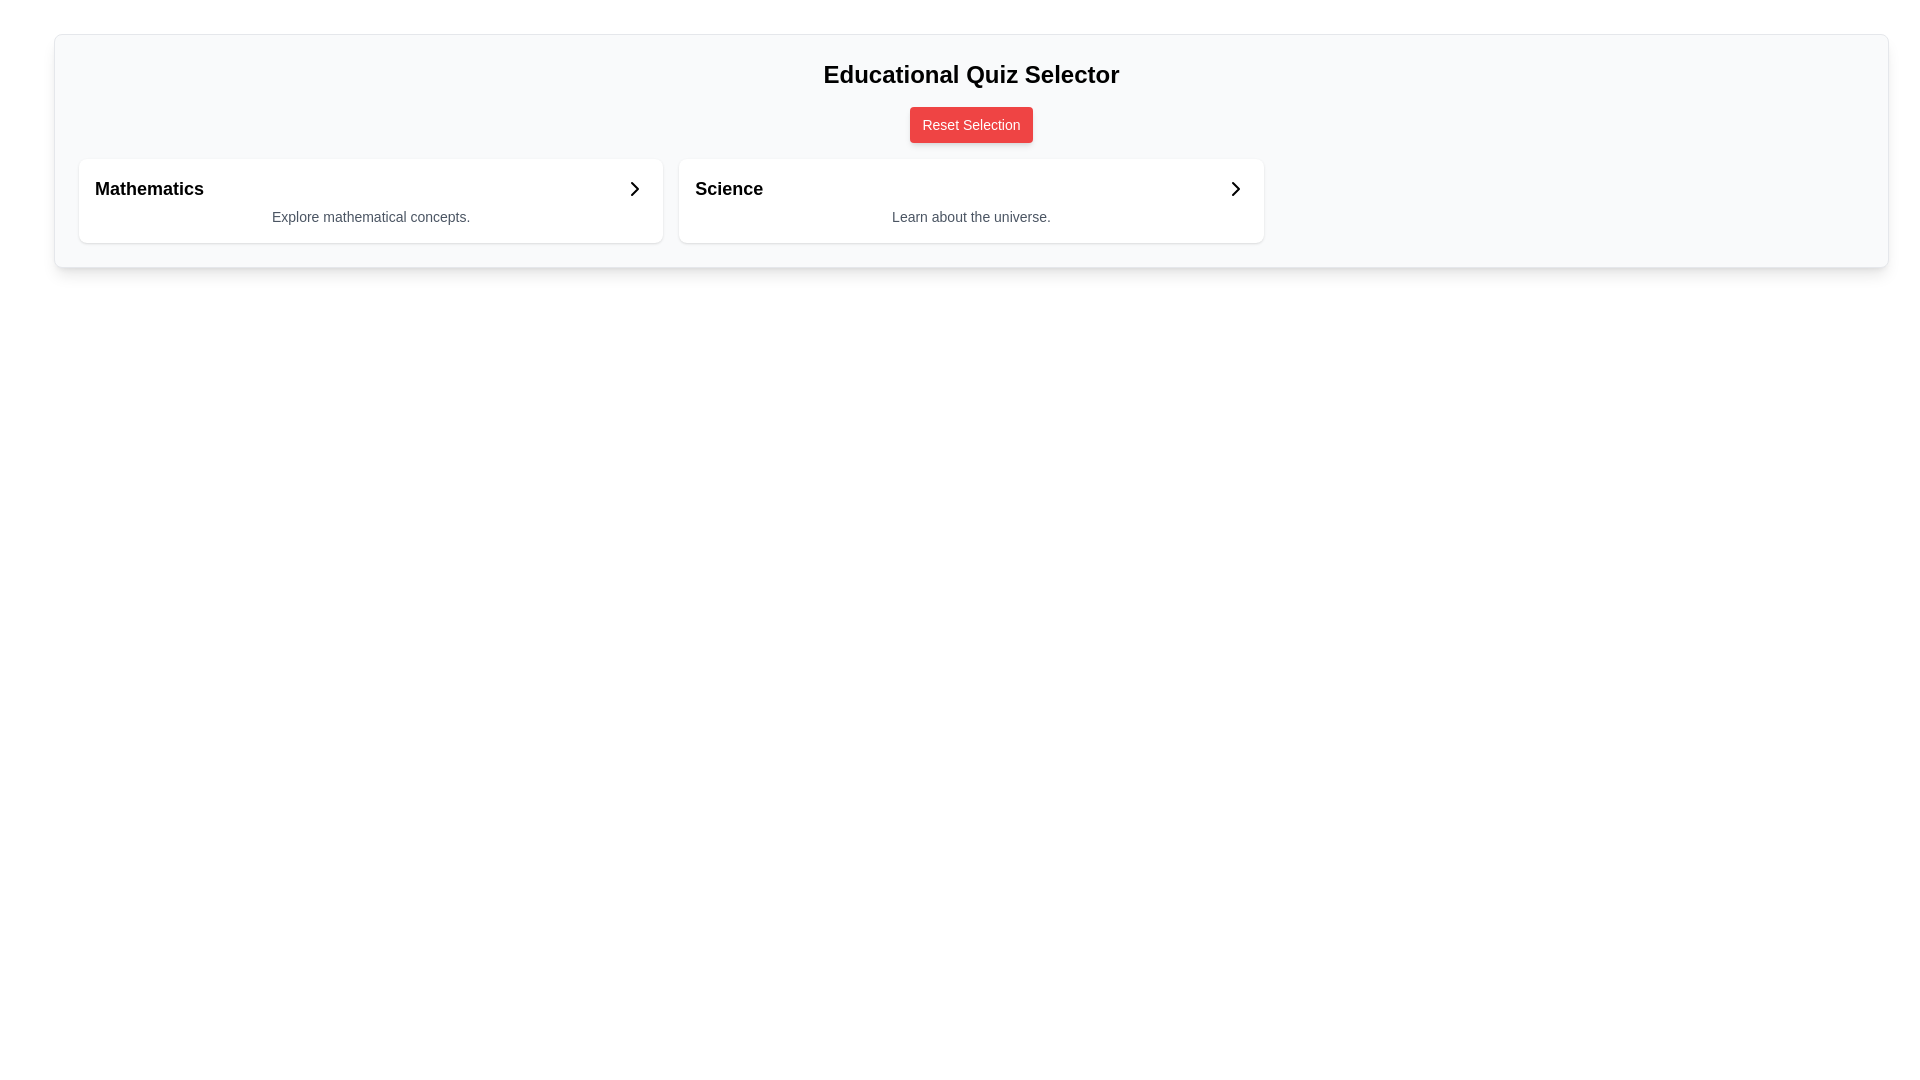 This screenshot has height=1080, width=1920. Describe the element at coordinates (971, 73) in the screenshot. I see `title from the Header text element located at the top of the interface, above the 'Reset Selection' button` at that location.